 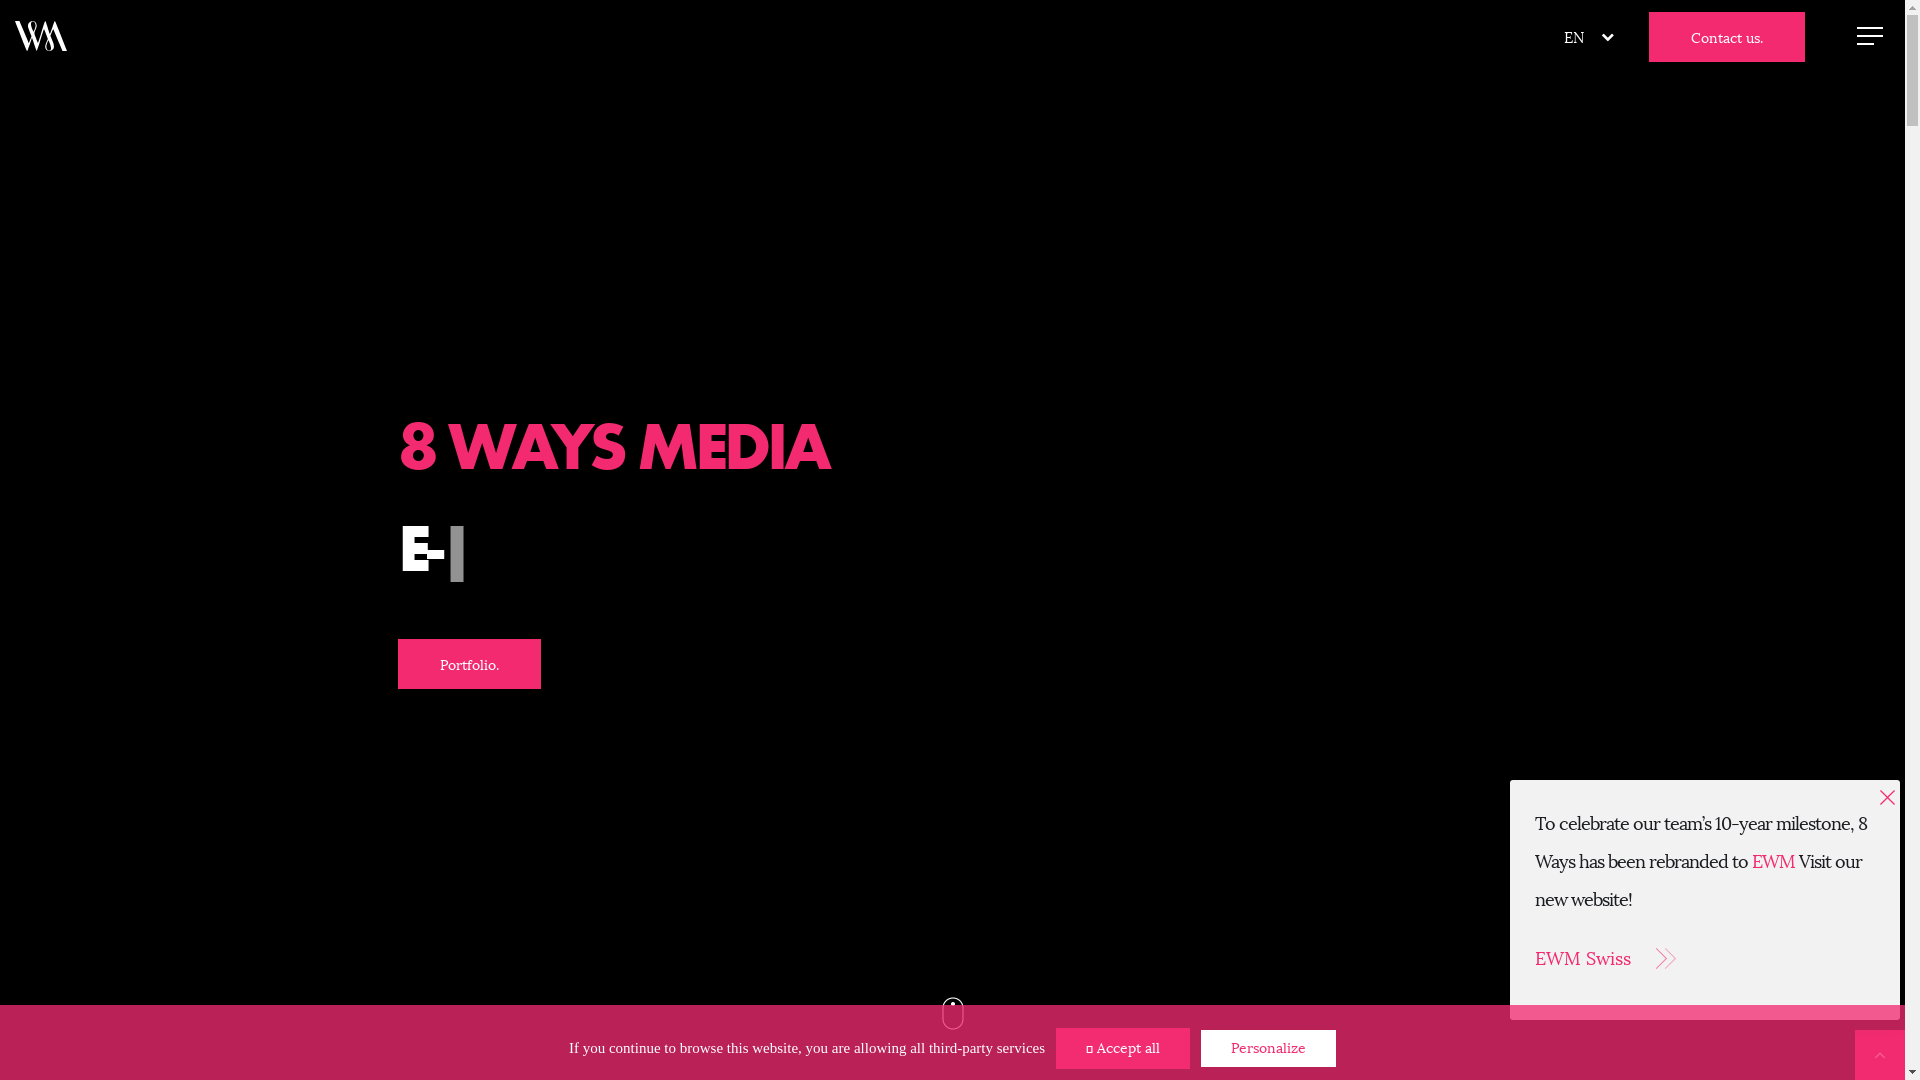 I want to click on 'Personalize', so click(x=1267, y=1047).